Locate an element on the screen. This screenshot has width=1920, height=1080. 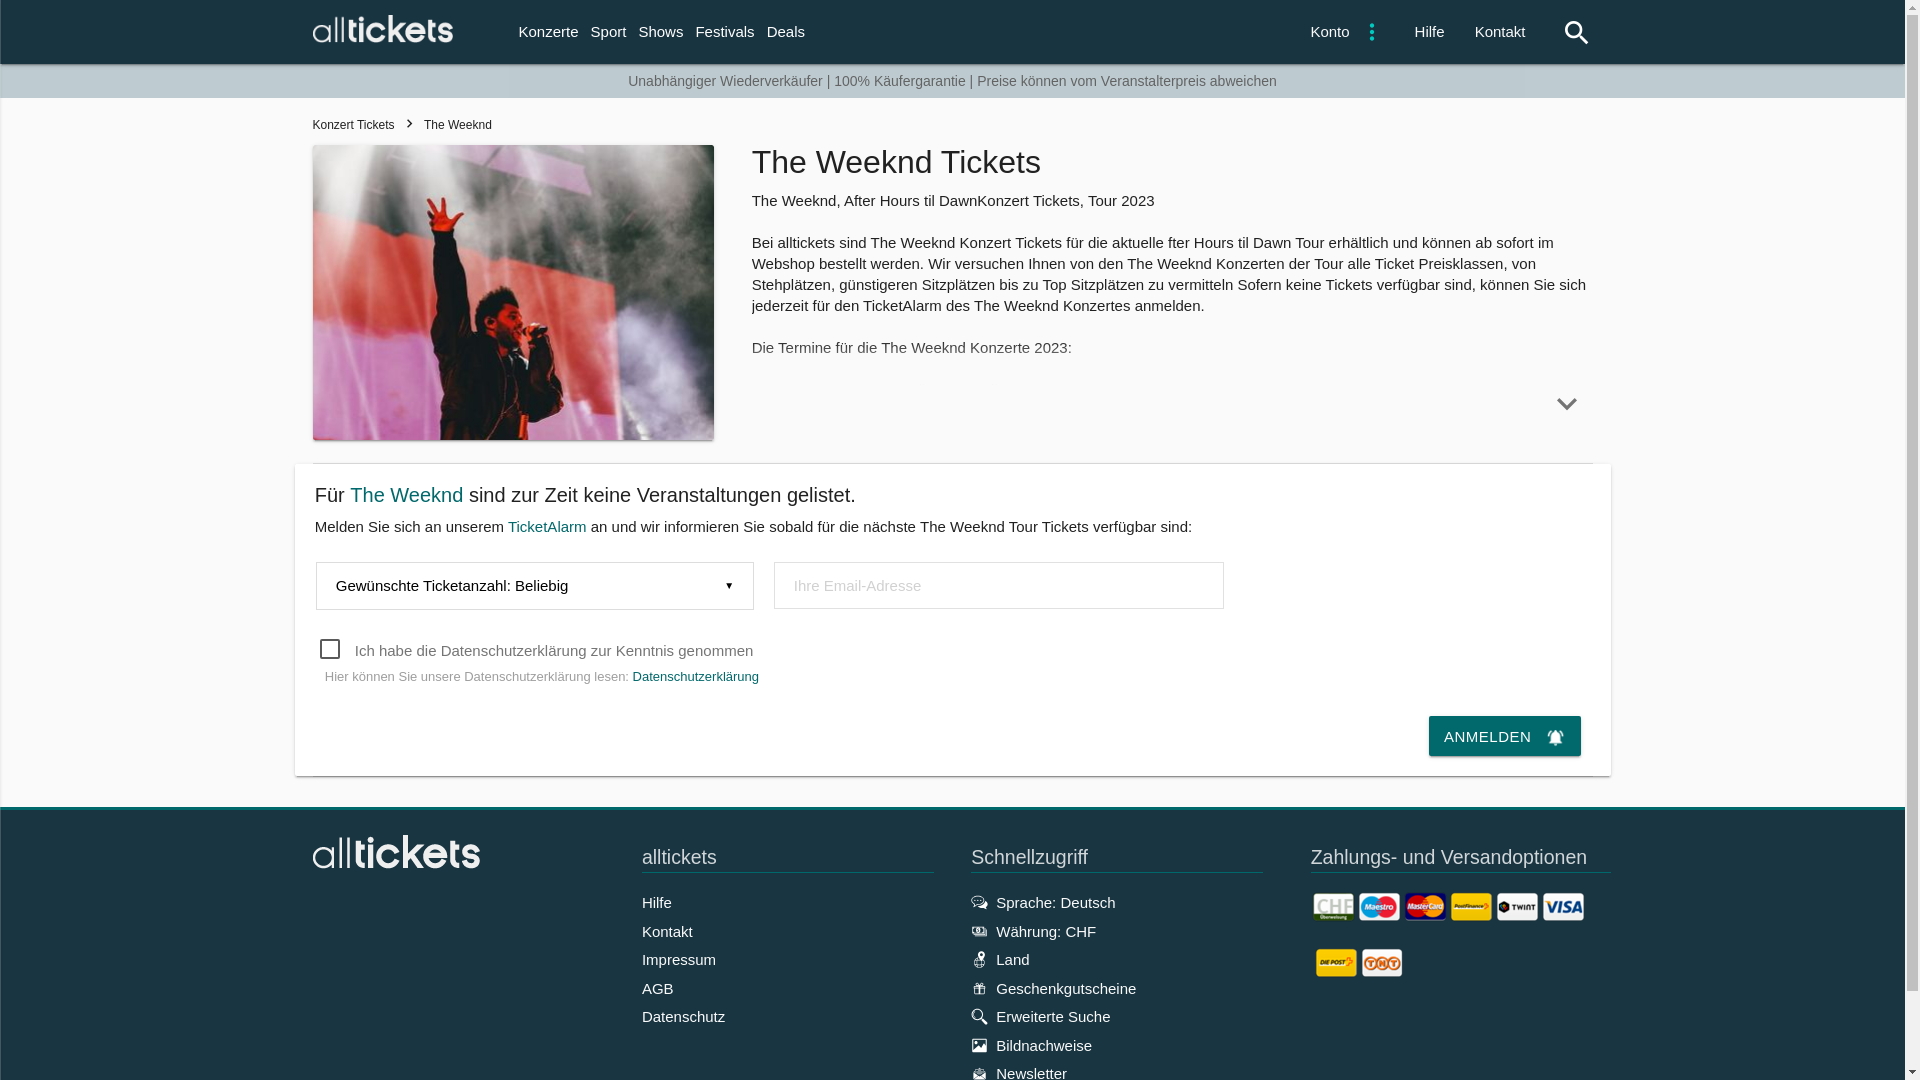
'Hilfe' is located at coordinates (657, 902).